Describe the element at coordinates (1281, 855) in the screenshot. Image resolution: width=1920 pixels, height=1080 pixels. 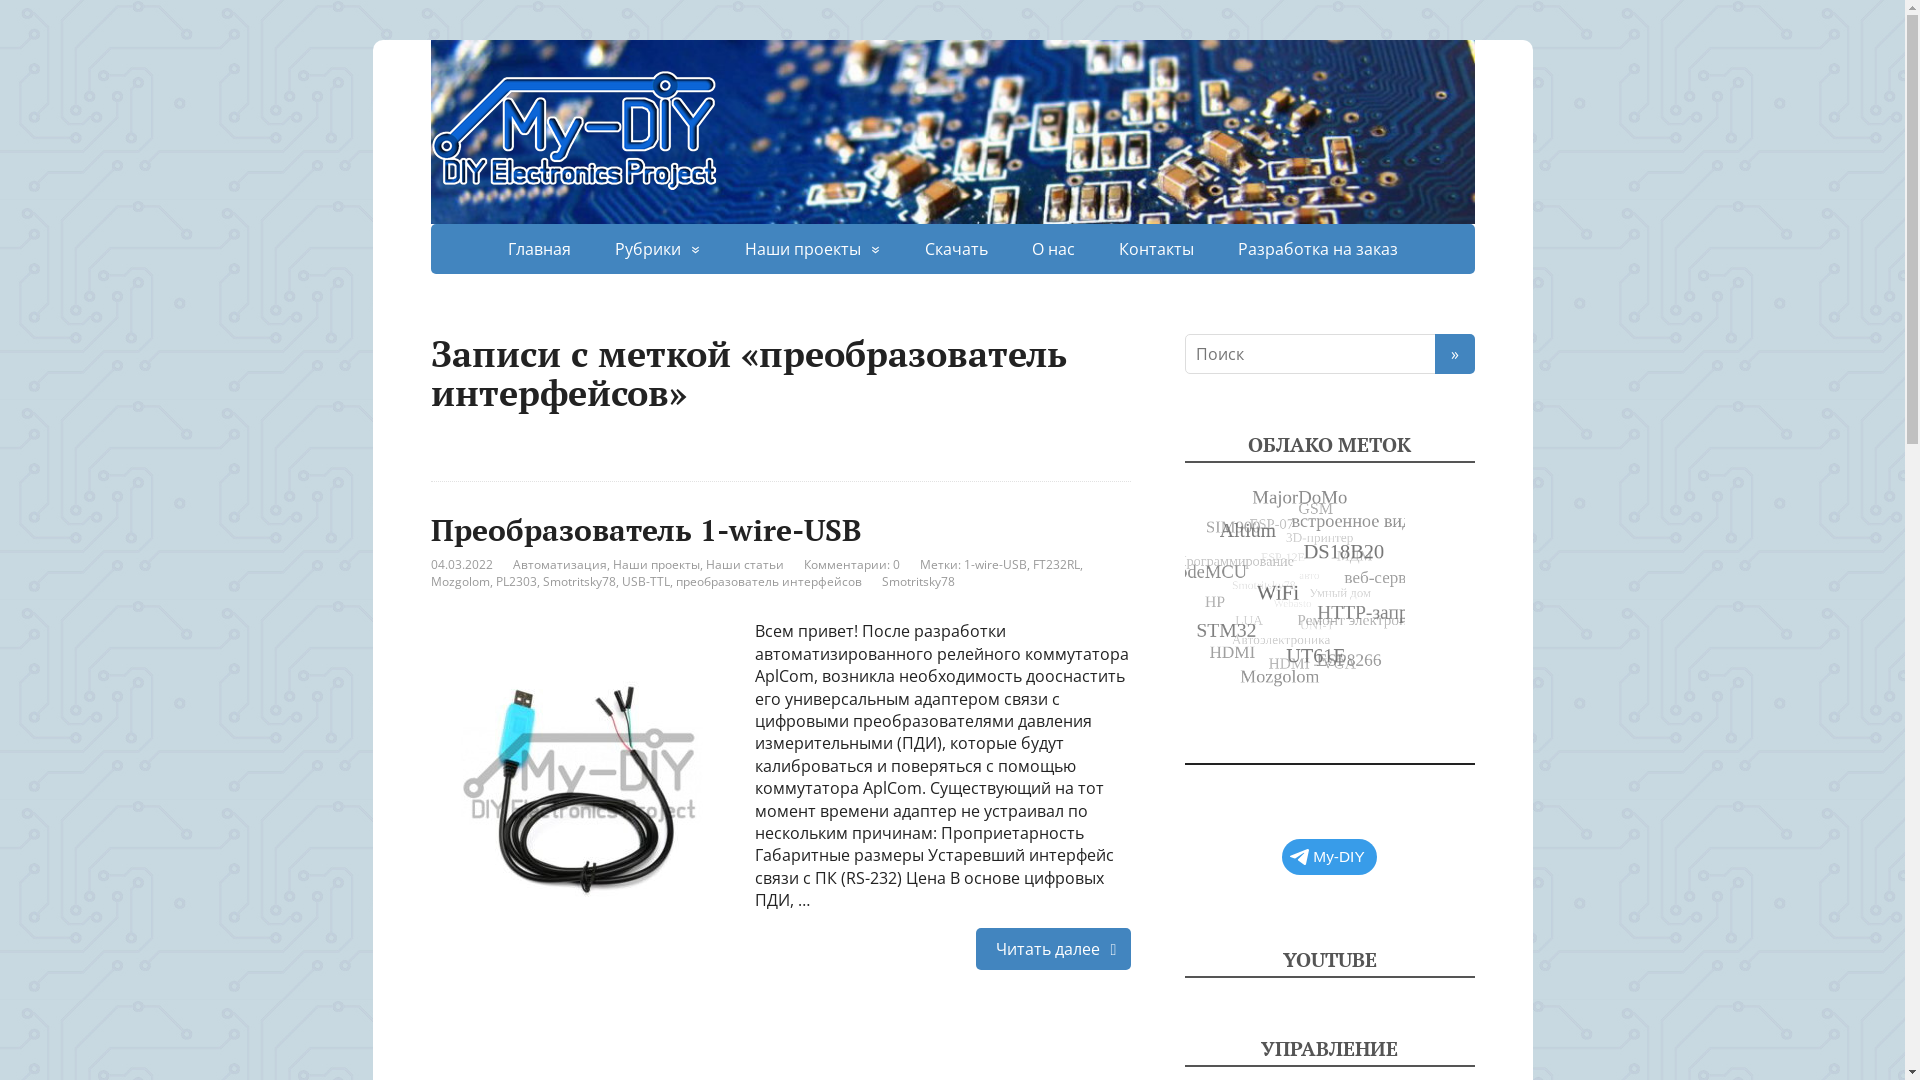
I see `'My-DIY'` at that location.